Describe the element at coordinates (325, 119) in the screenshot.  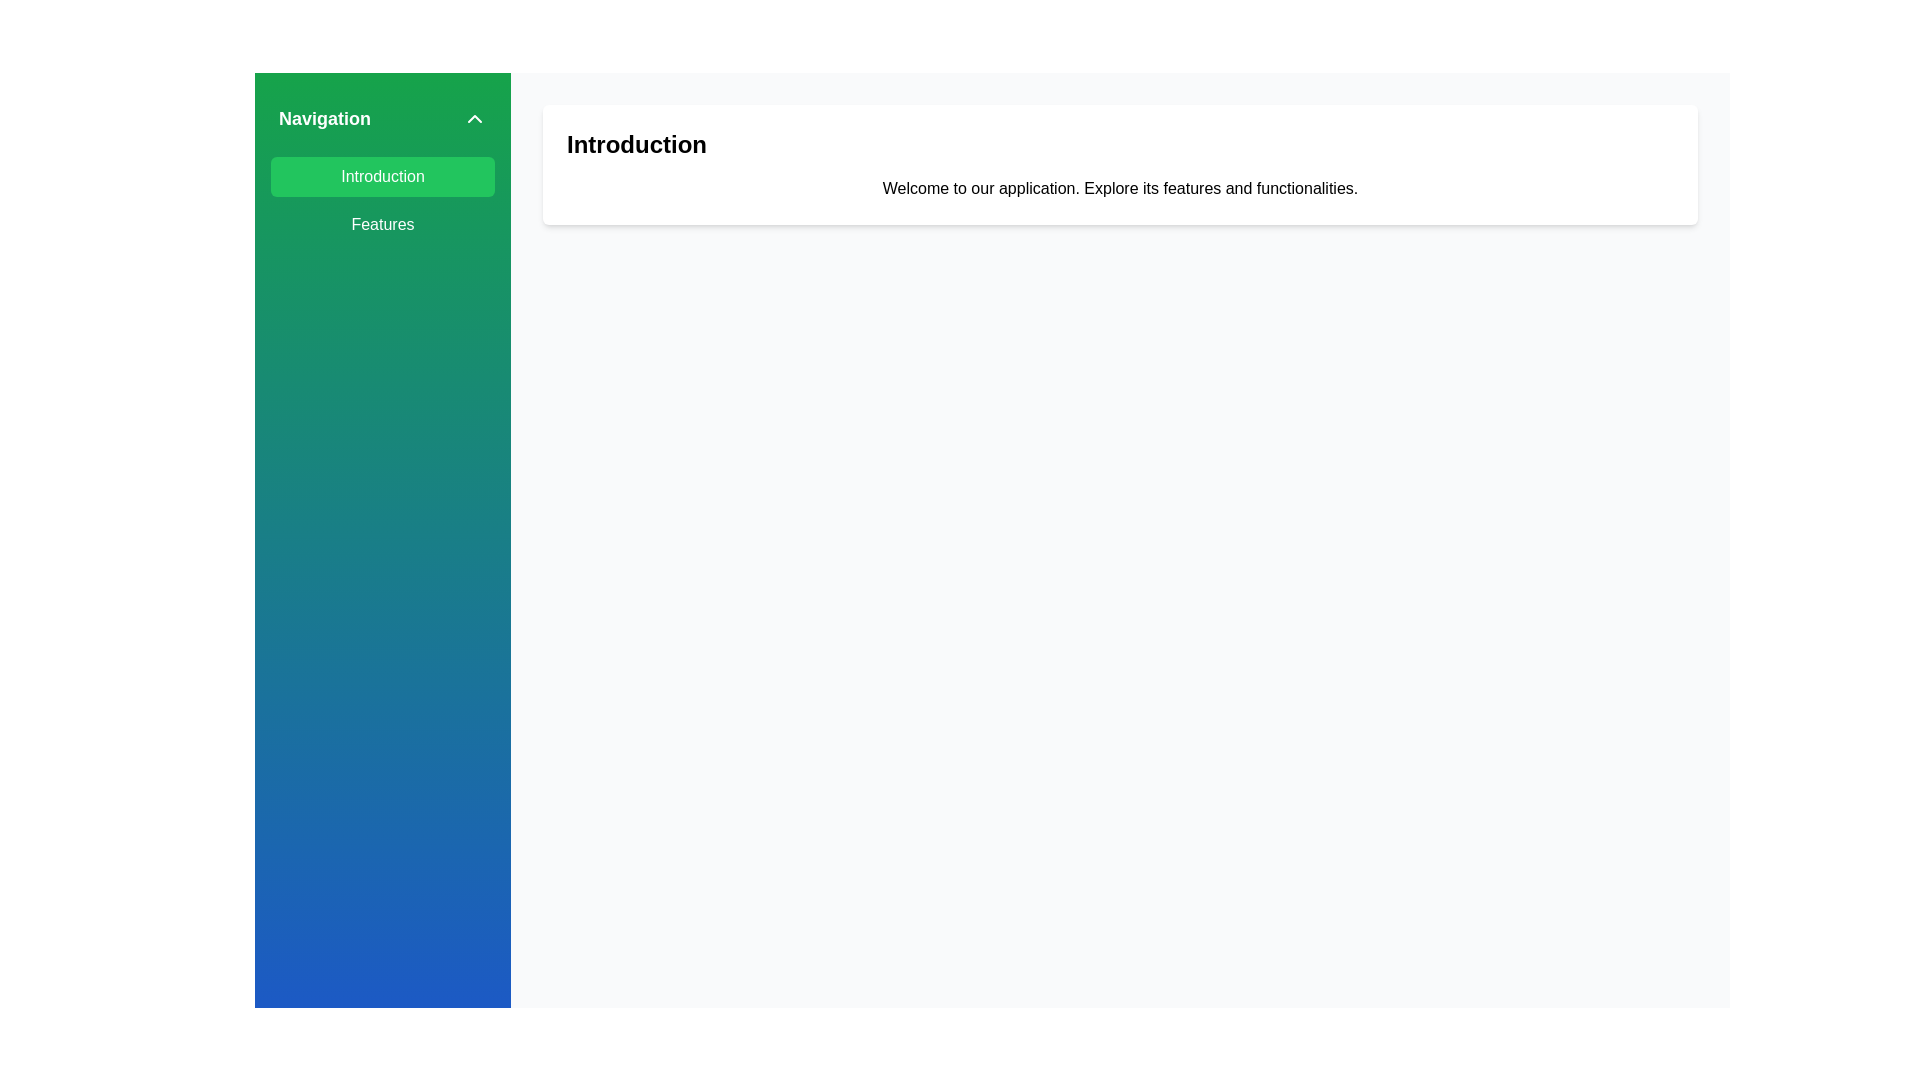
I see `the text label that serves as the header for the navigational menu on the left sidebar` at that location.